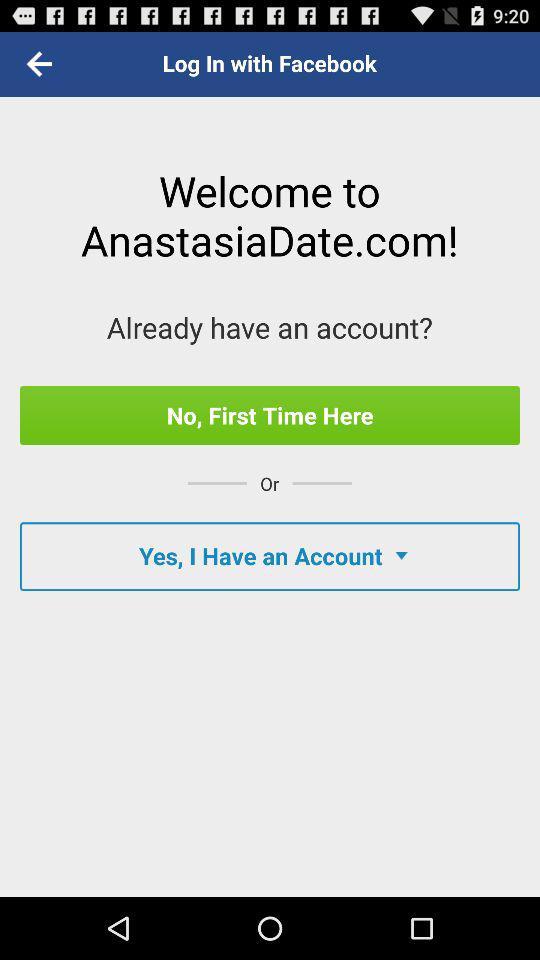 This screenshot has width=540, height=960. What do you see at coordinates (270, 414) in the screenshot?
I see `the no first time button` at bounding box center [270, 414].